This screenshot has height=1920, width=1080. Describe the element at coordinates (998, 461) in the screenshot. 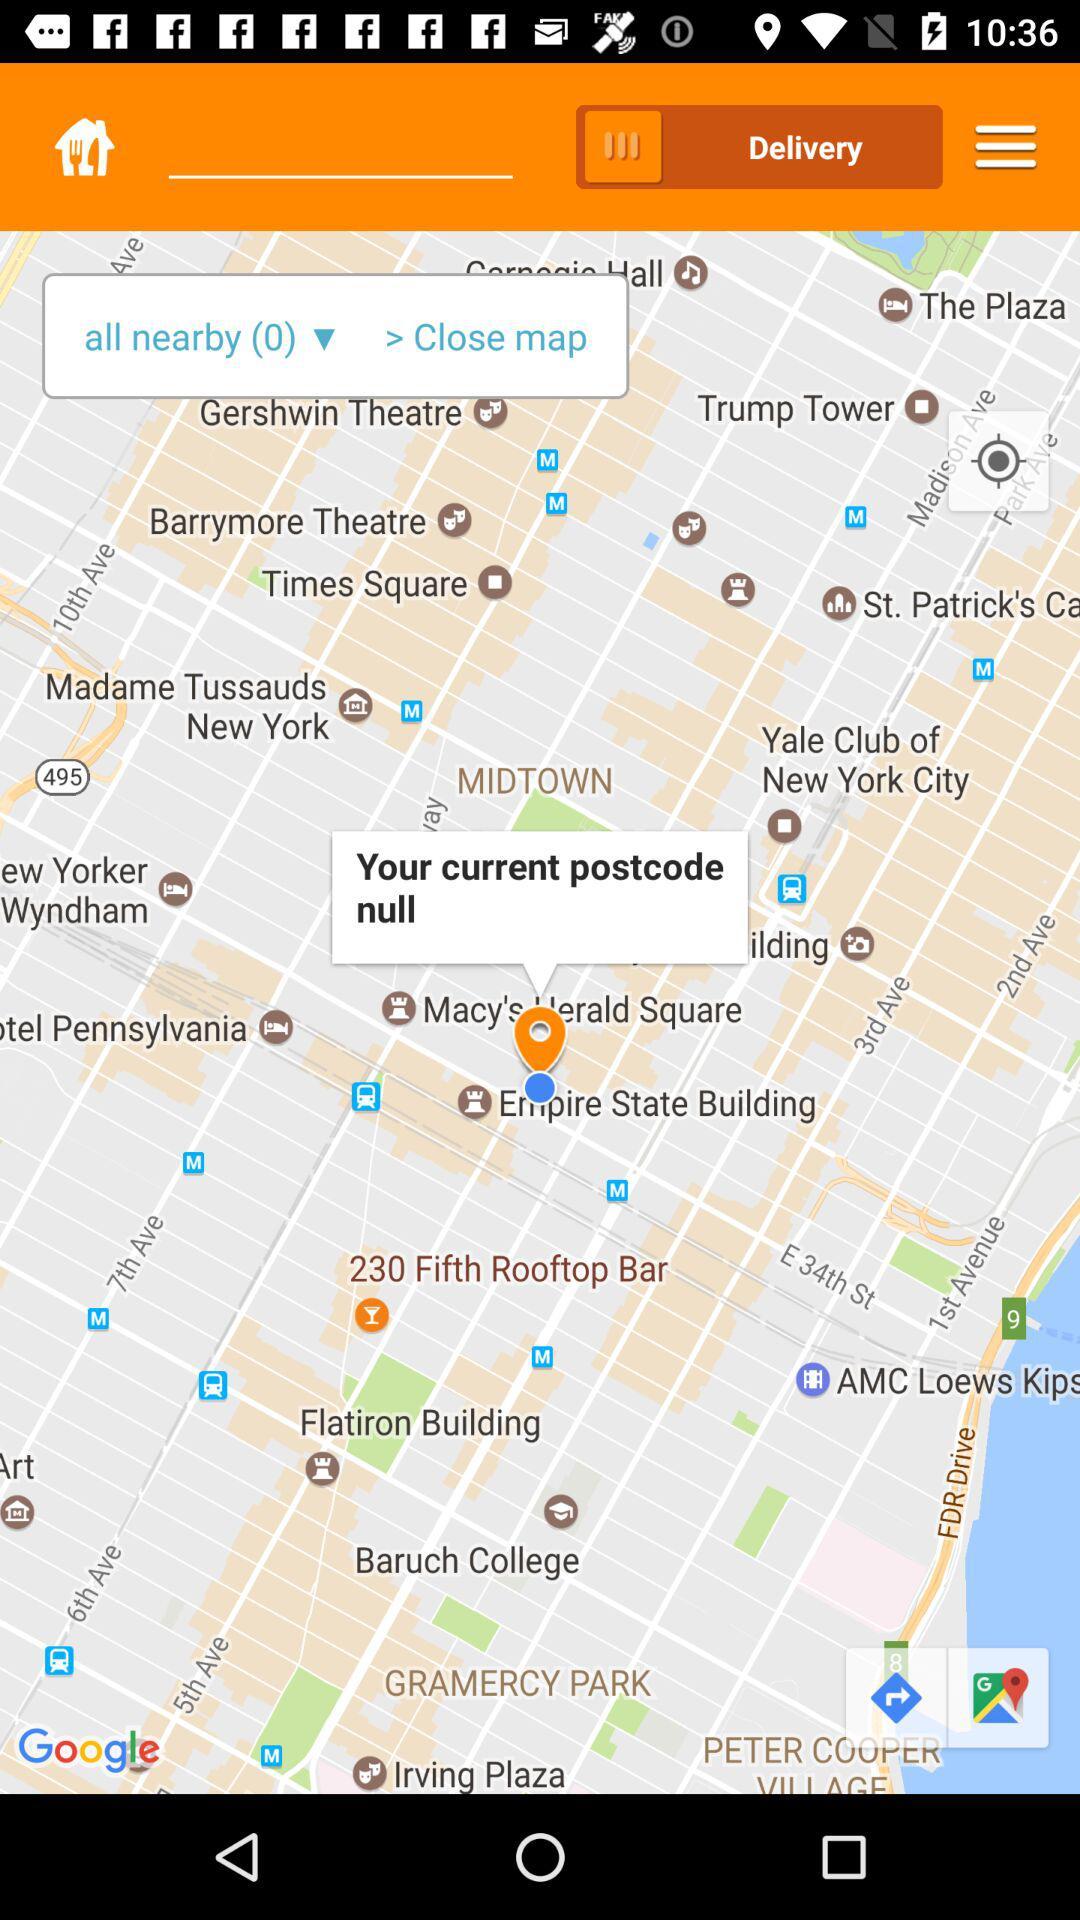

I see `the location_crosshair icon` at that location.